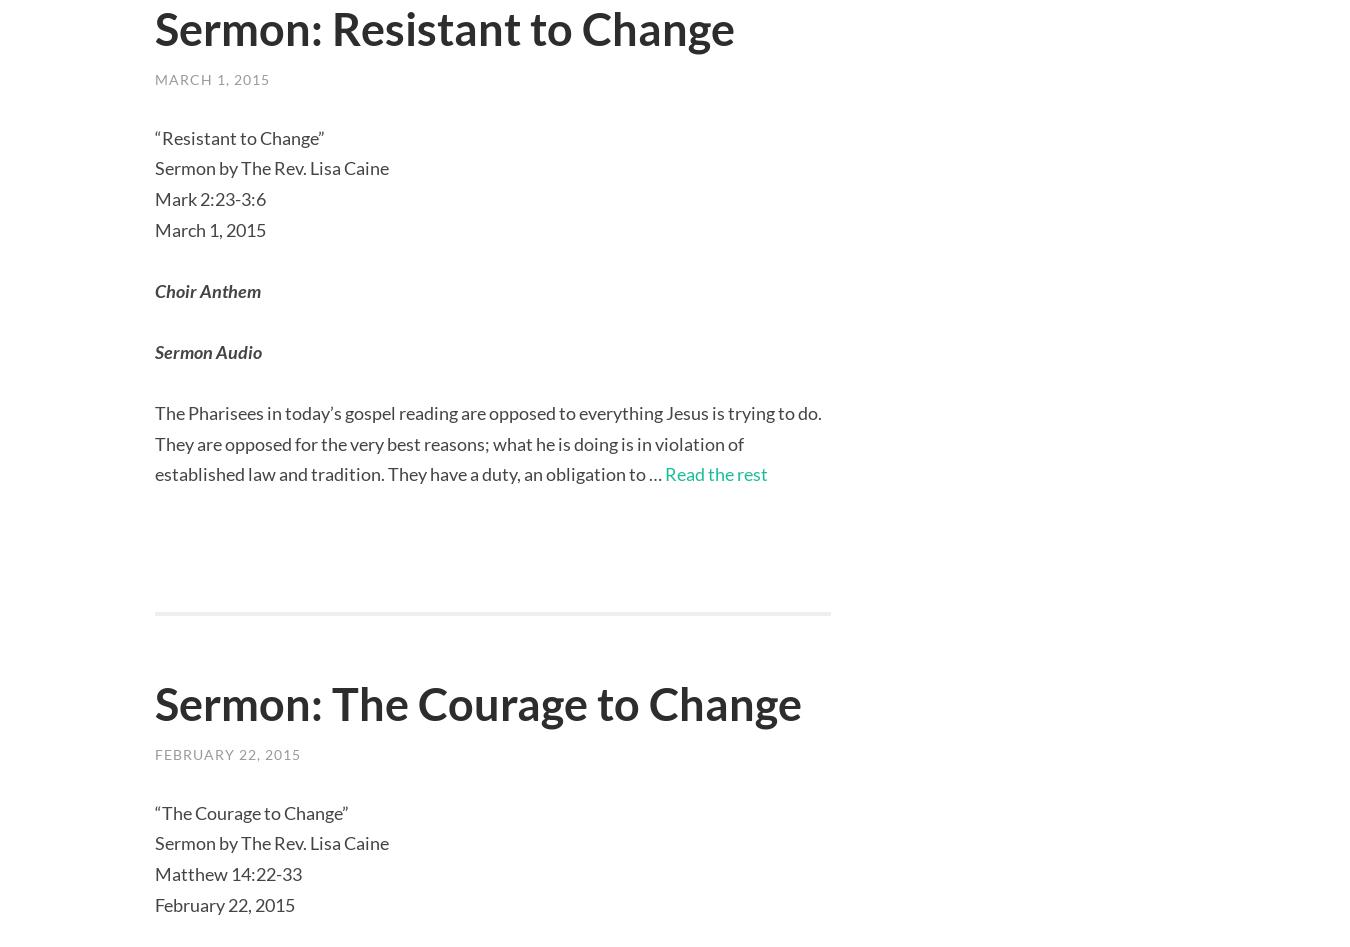  What do you see at coordinates (251, 811) in the screenshot?
I see `'“The Courage to Change”'` at bounding box center [251, 811].